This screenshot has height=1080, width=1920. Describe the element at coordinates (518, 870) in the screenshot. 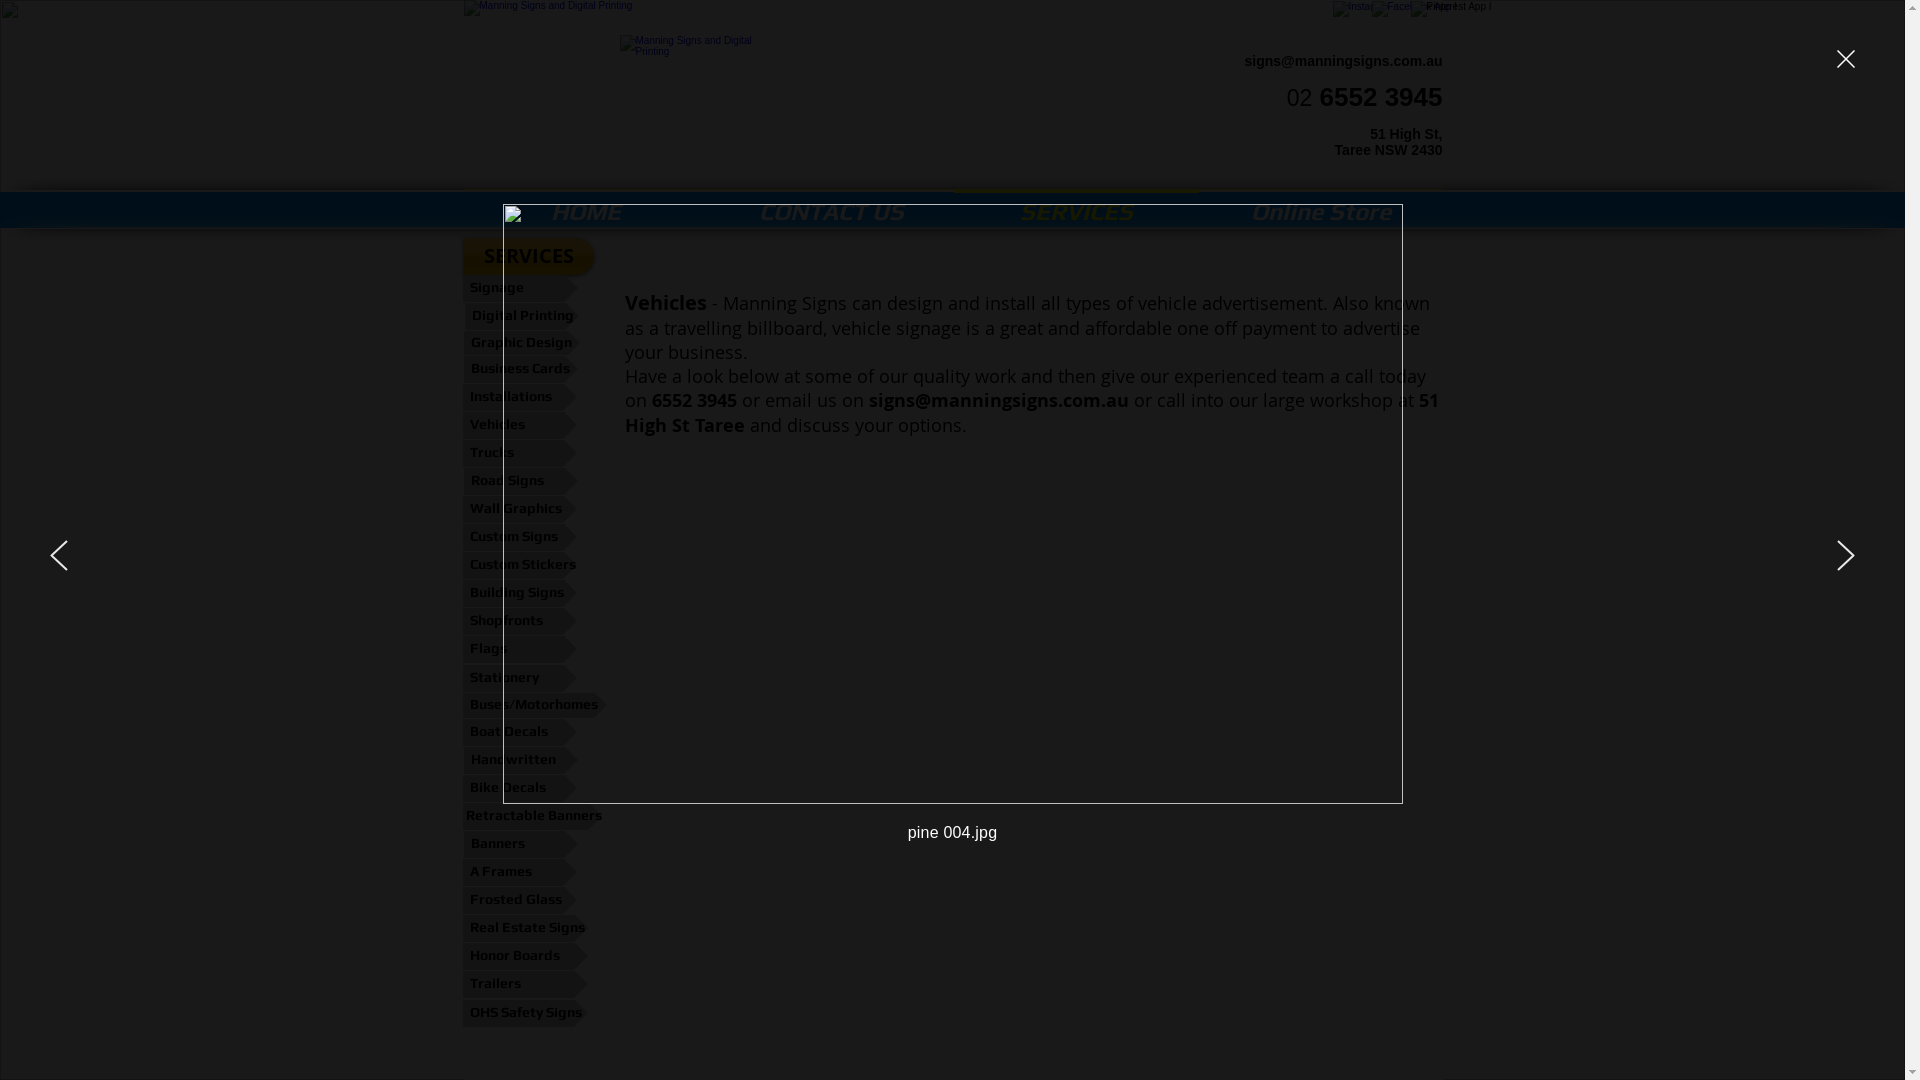

I see `'A Frames'` at that location.